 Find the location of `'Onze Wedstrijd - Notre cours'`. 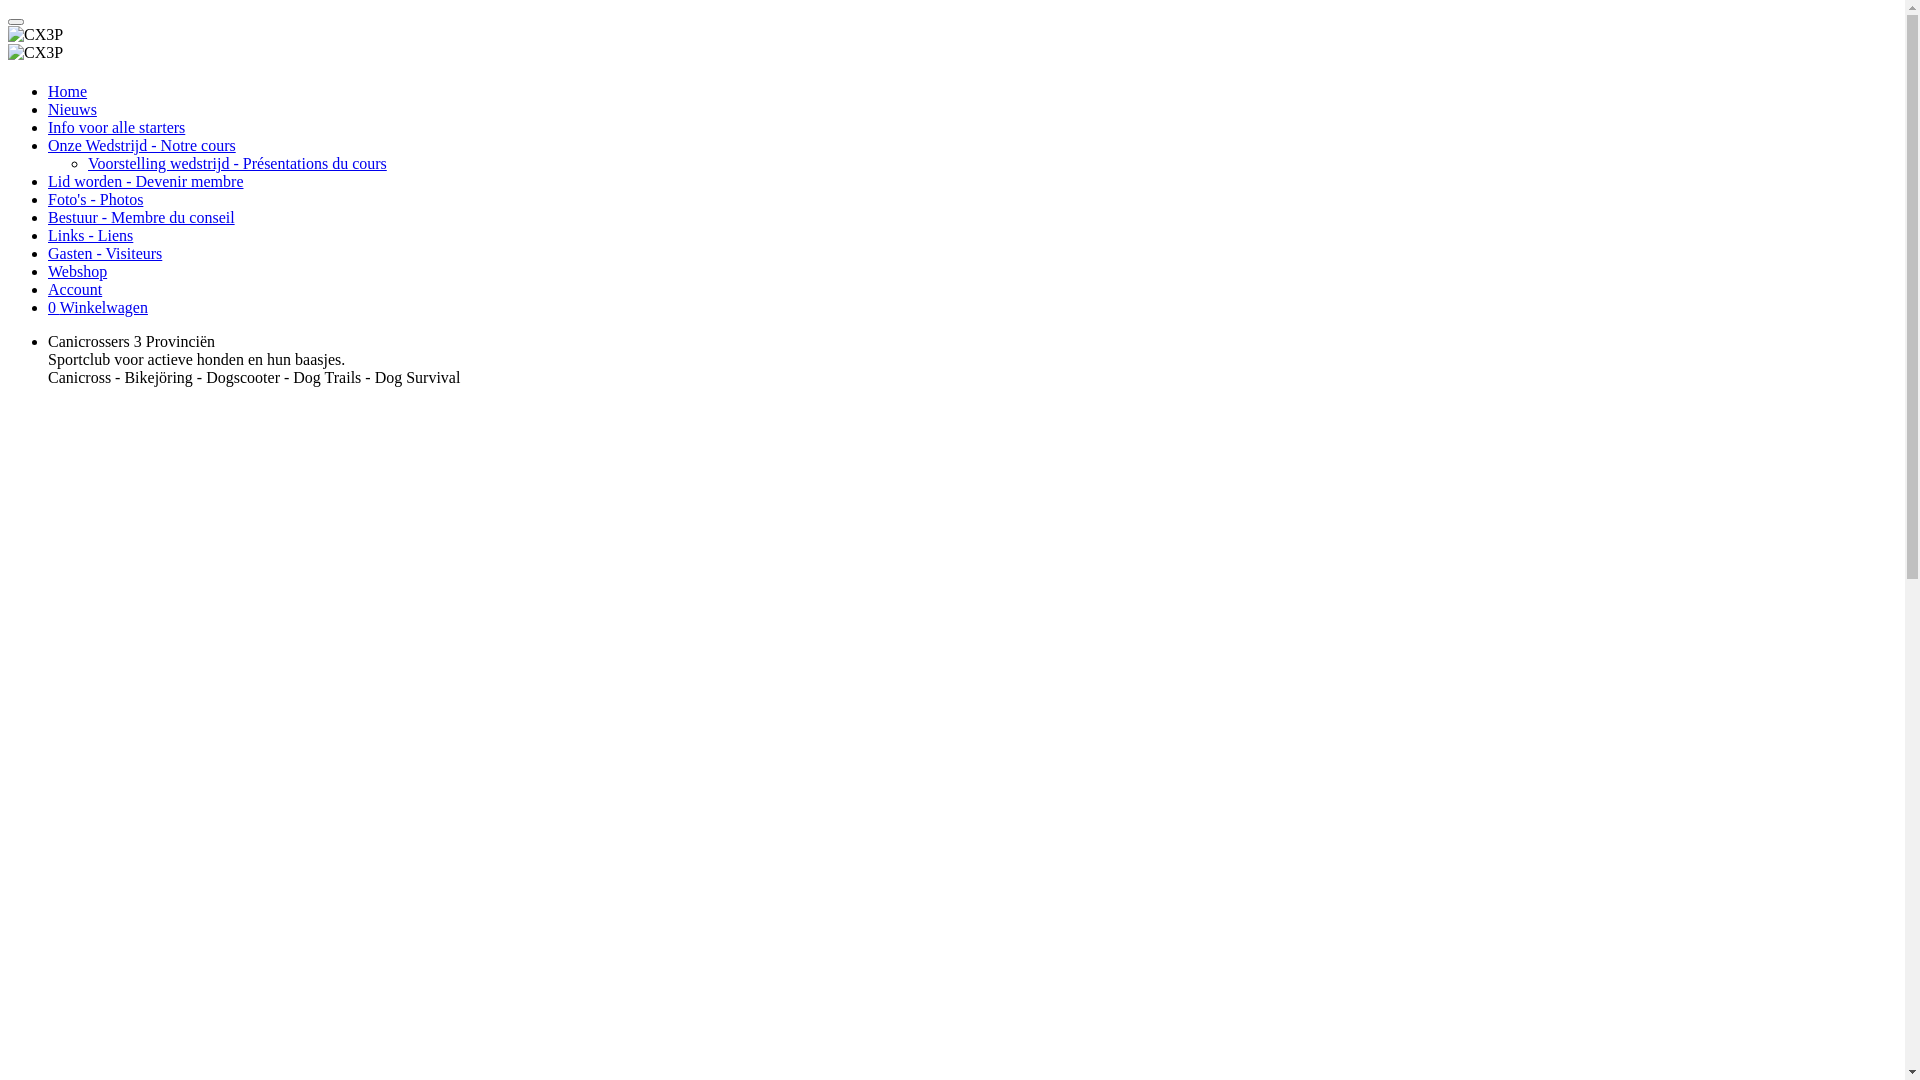

'Onze Wedstrijd - Notre cours' is located at coordinates (48, 144).